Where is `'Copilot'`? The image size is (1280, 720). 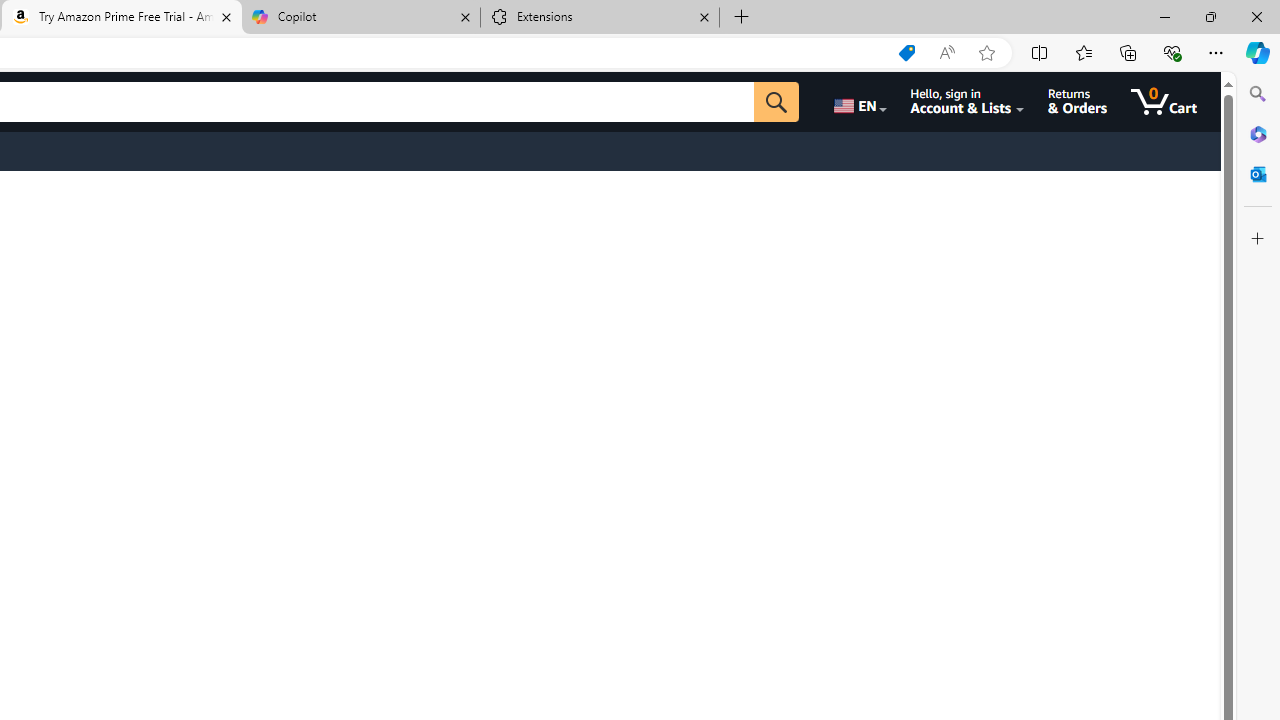
'Copilot' is located at coordinates (360, 17).